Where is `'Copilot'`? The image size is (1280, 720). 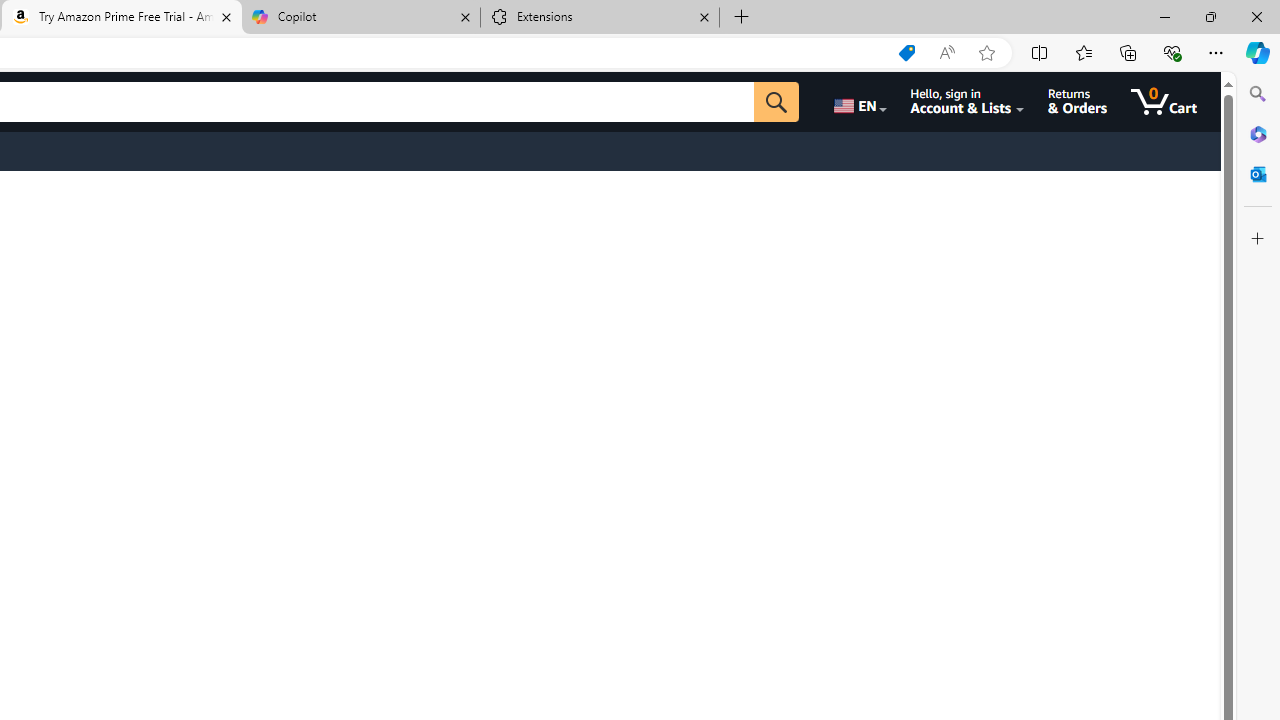
'Copilot' is located at coordinates (360, 17).